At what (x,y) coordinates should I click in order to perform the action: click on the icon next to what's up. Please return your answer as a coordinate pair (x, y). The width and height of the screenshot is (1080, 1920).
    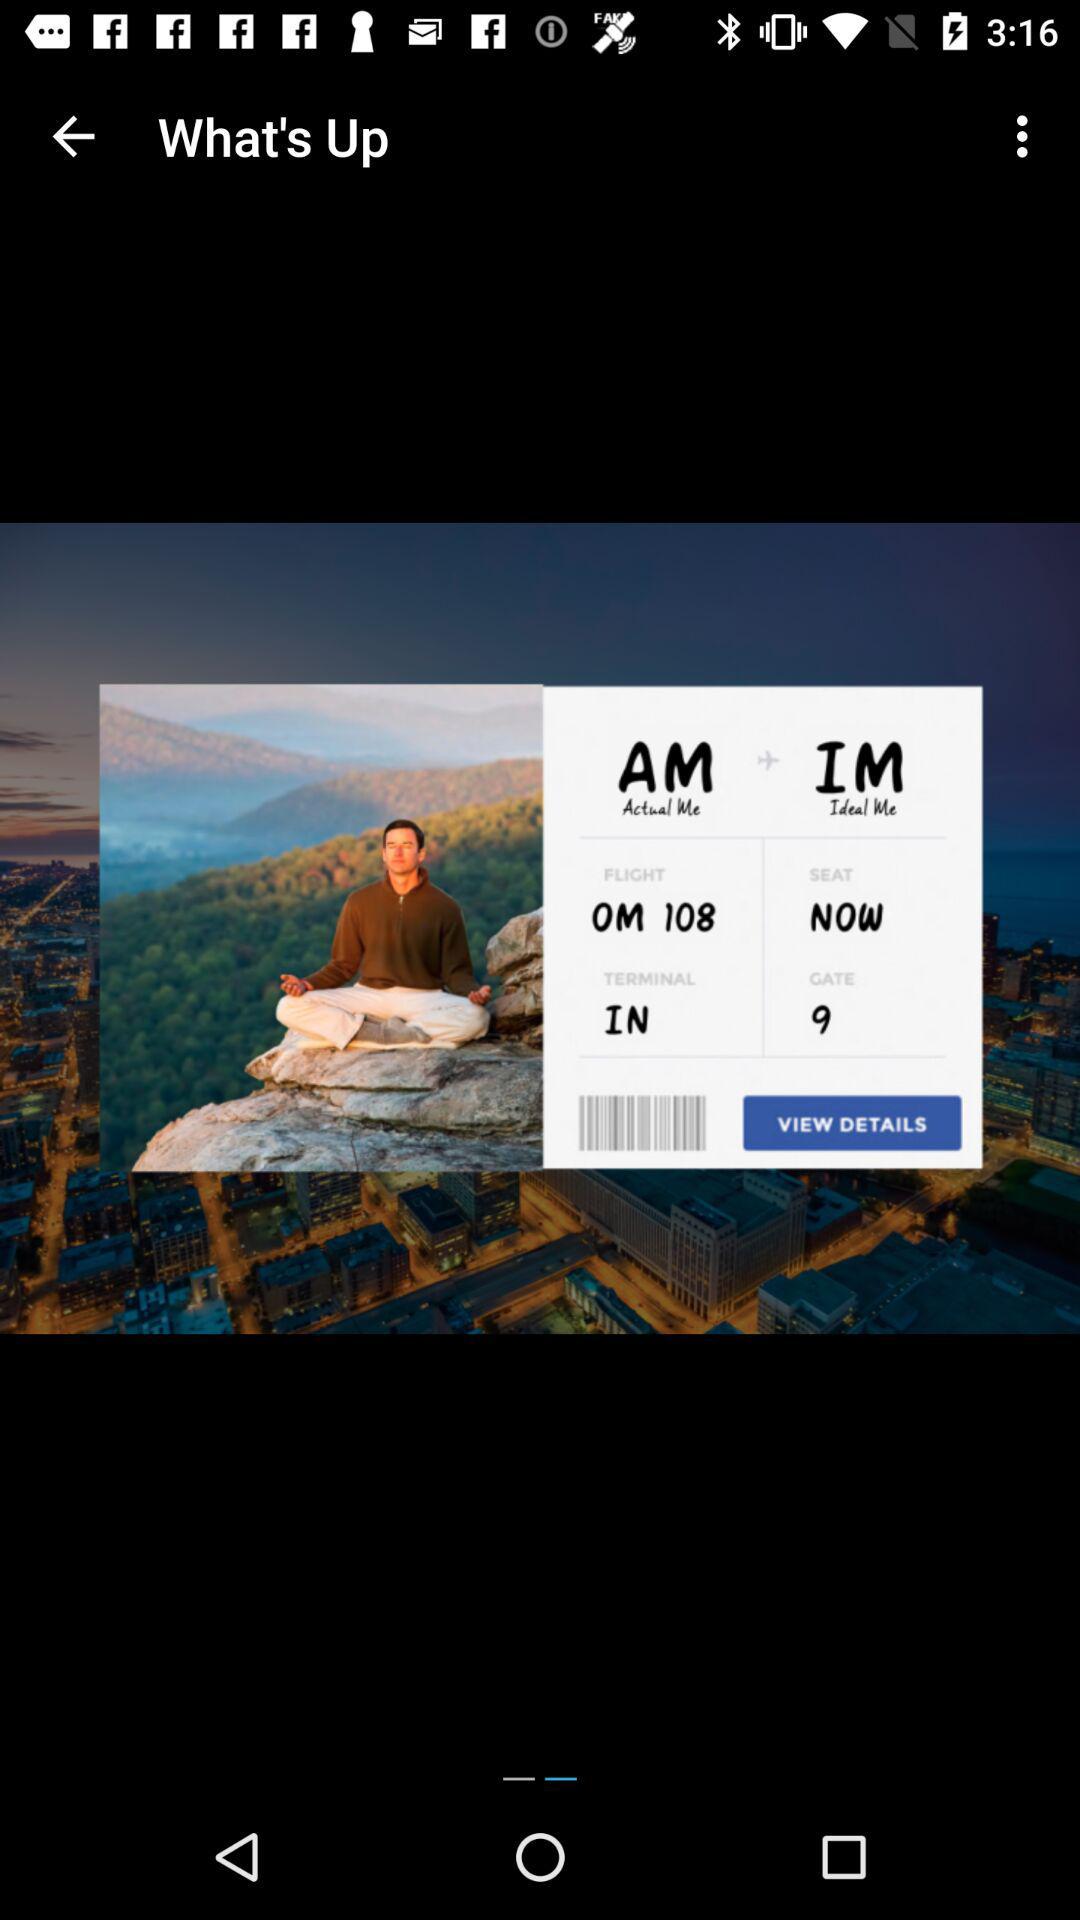
    Looking at the image, I should click on (72, 135).